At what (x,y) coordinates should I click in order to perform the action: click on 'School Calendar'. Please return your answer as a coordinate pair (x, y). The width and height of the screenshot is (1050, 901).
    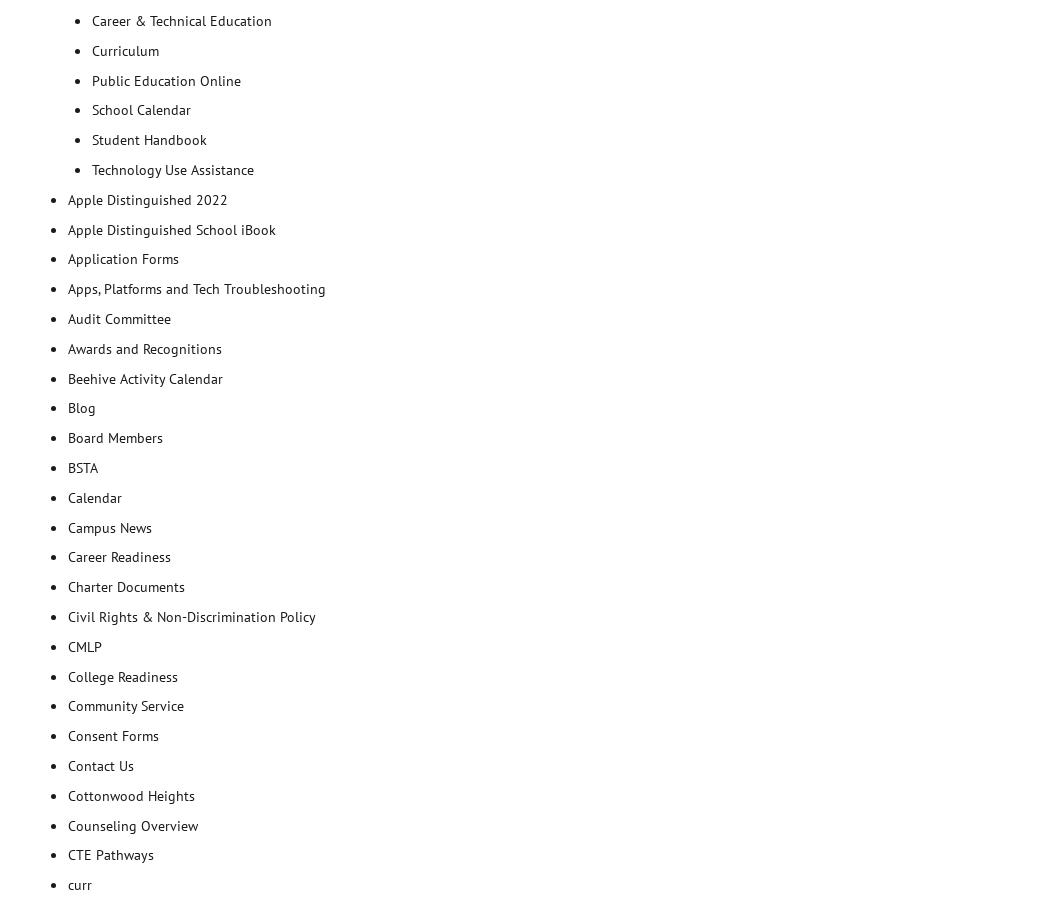
    Looking at the image, I should click on (140, 110).